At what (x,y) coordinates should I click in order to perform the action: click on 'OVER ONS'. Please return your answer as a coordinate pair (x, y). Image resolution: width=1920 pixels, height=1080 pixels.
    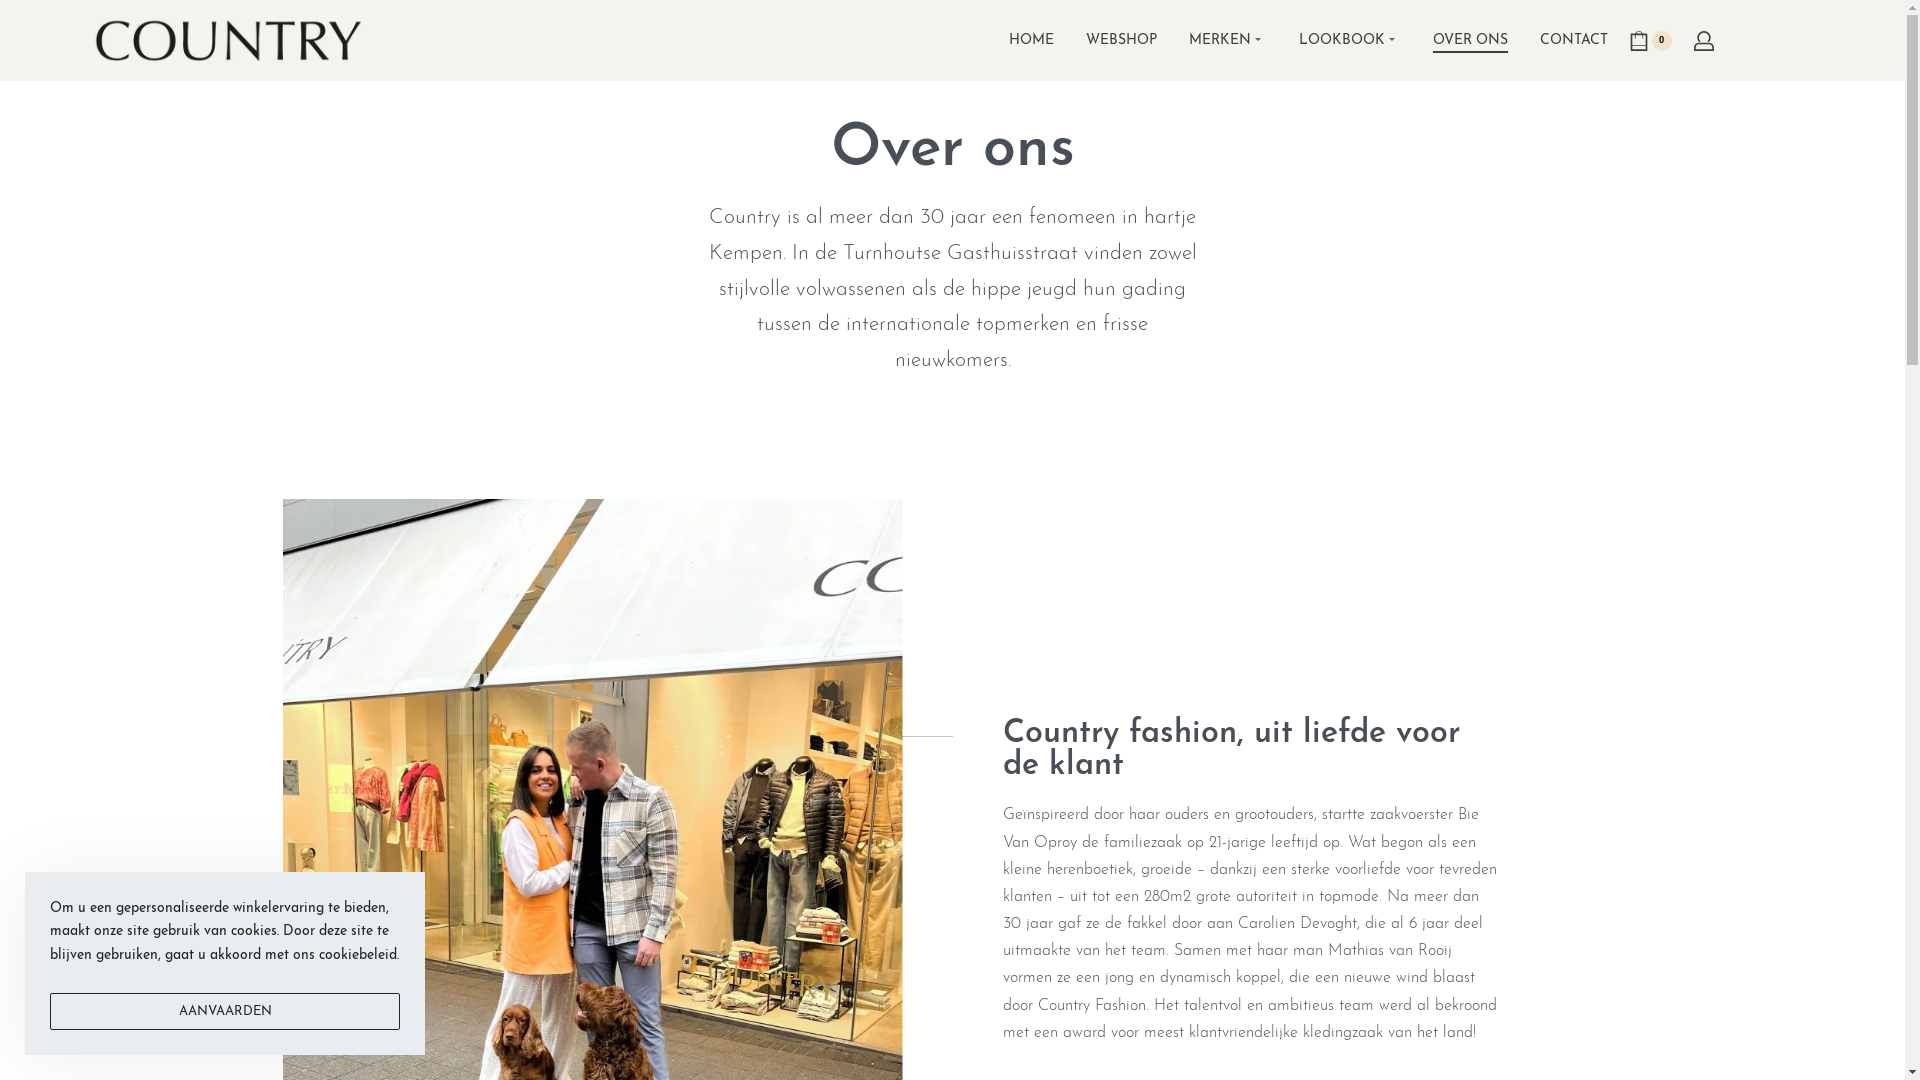
    Looking at the image, I should click on (1469, 41).